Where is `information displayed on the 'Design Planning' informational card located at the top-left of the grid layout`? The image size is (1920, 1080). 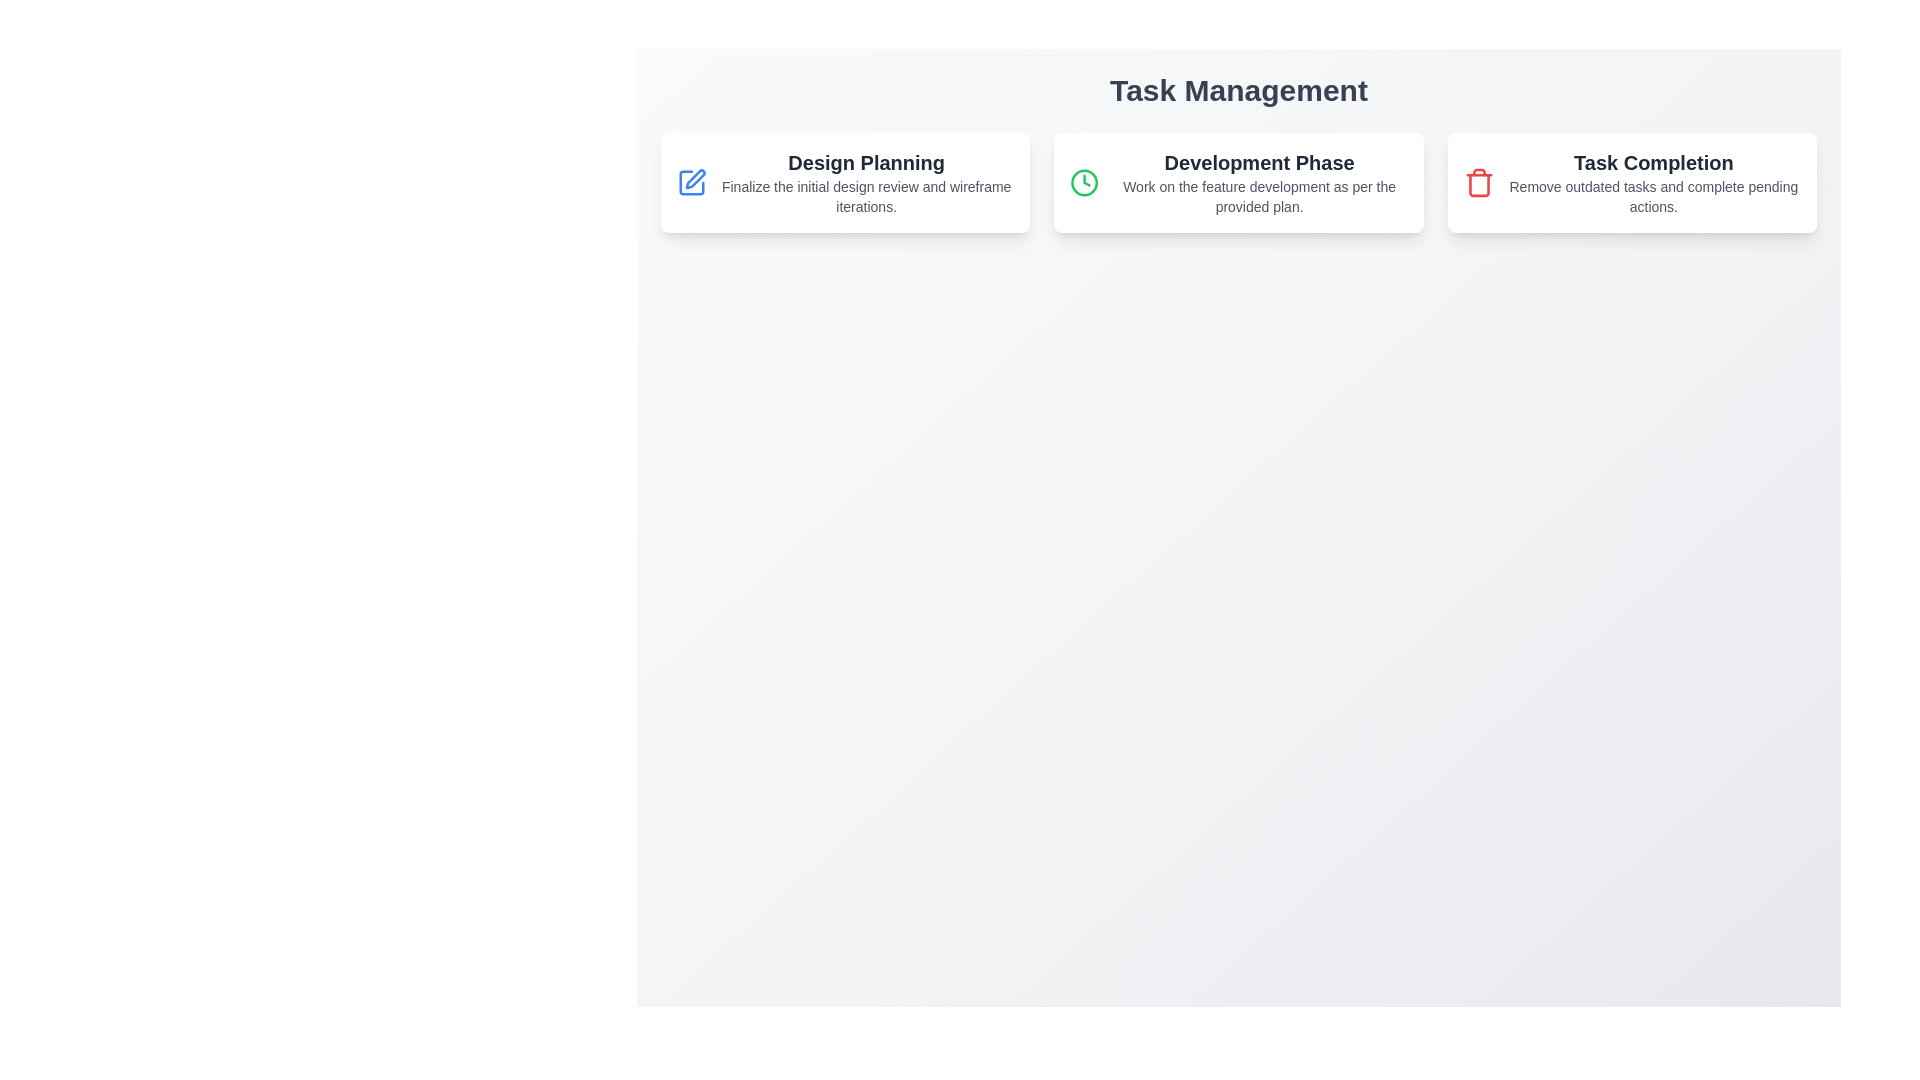 information displayed on the 'Design Planning' informational card located at the top-left of the grid layout is located at coordinates (845, 182).